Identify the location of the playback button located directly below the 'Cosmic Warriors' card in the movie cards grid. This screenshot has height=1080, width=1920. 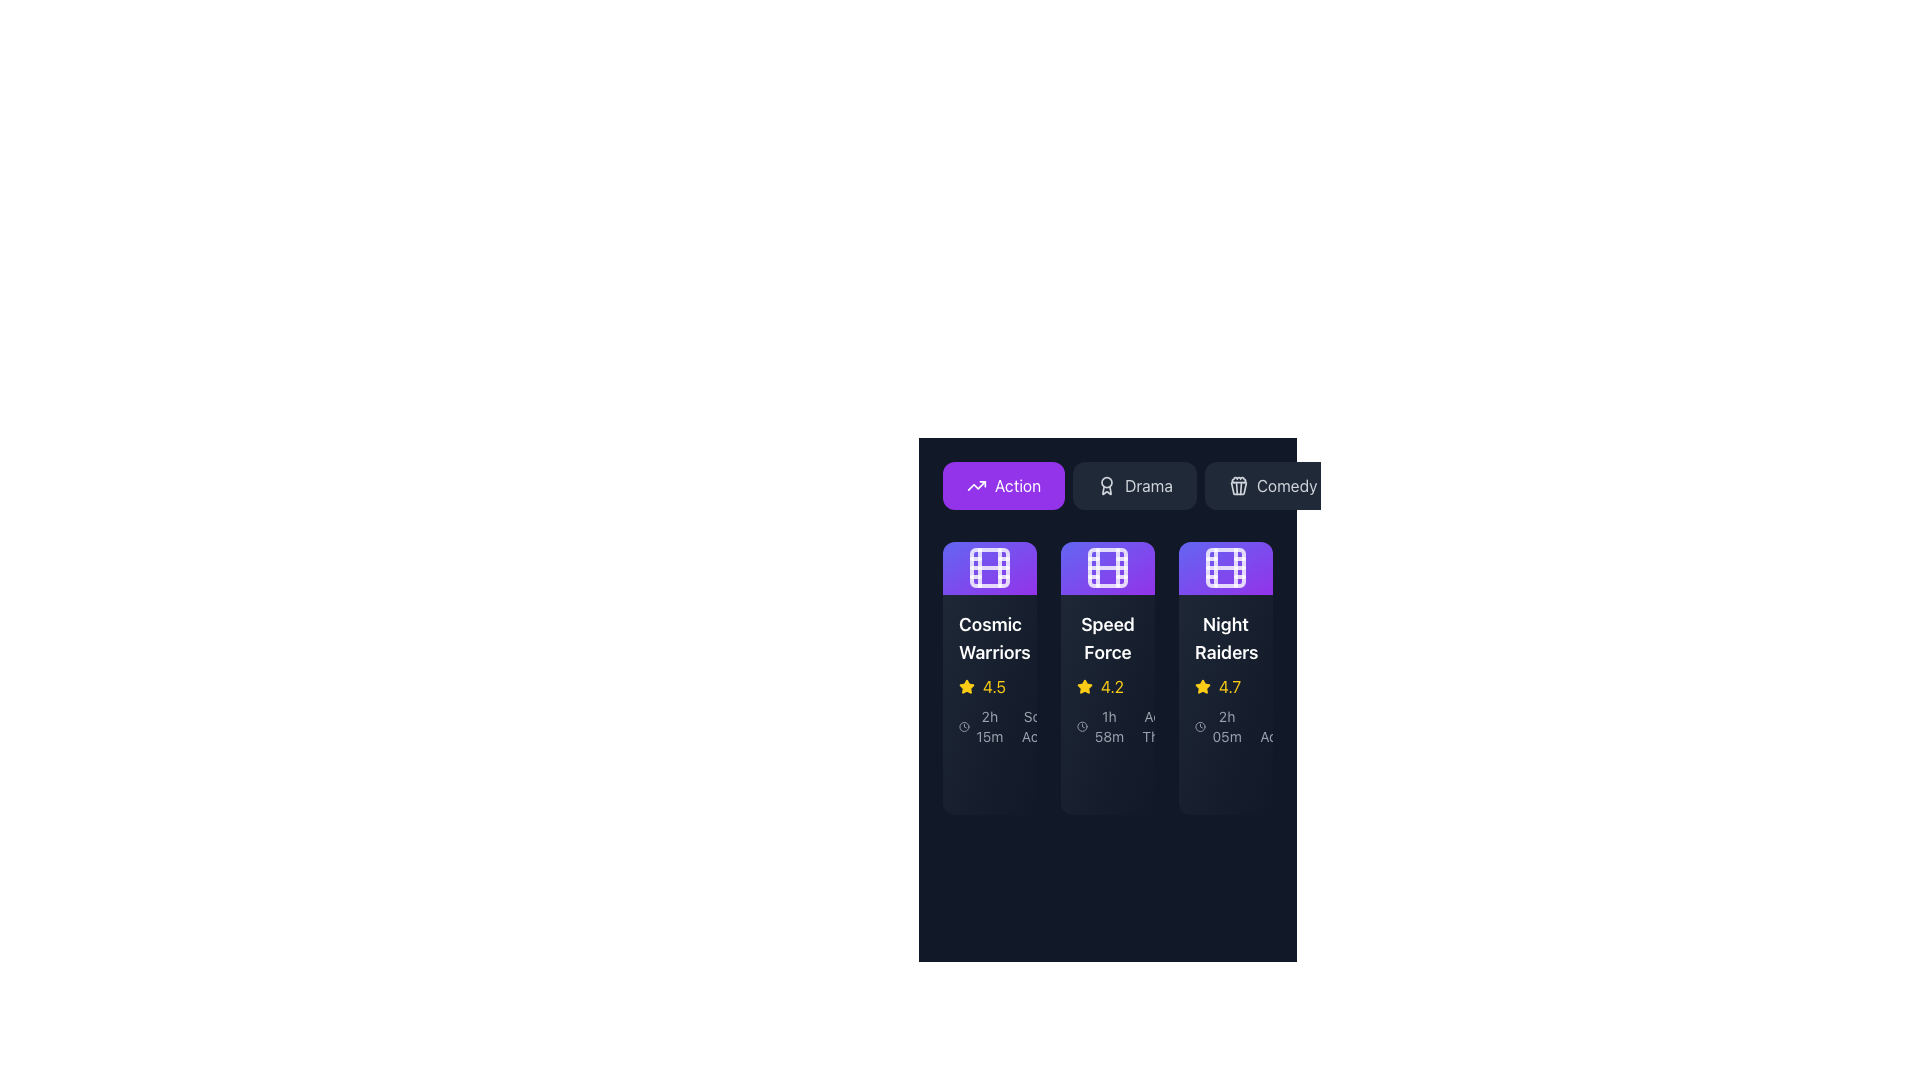
(1002, 777).